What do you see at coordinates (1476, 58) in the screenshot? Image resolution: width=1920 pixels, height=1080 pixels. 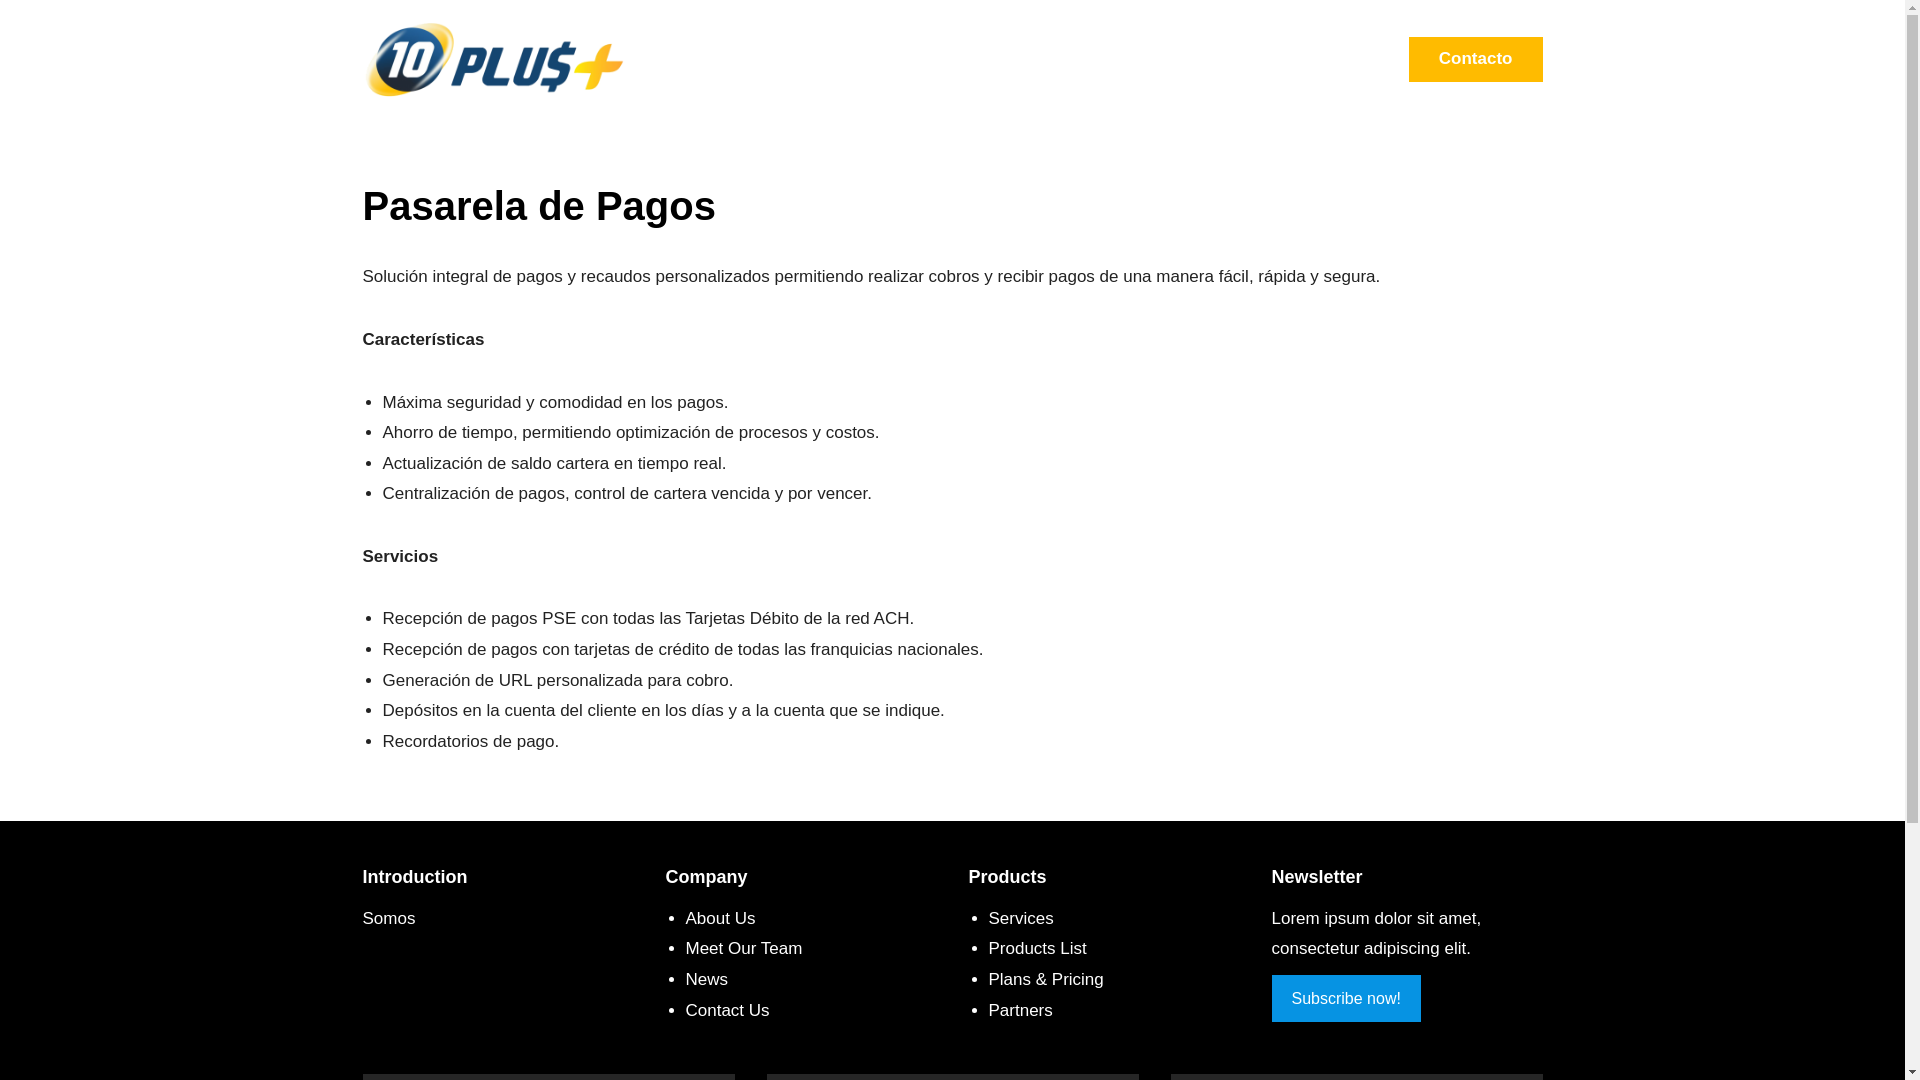 I see `'Contacto'` at bounding box center [1476, 58].